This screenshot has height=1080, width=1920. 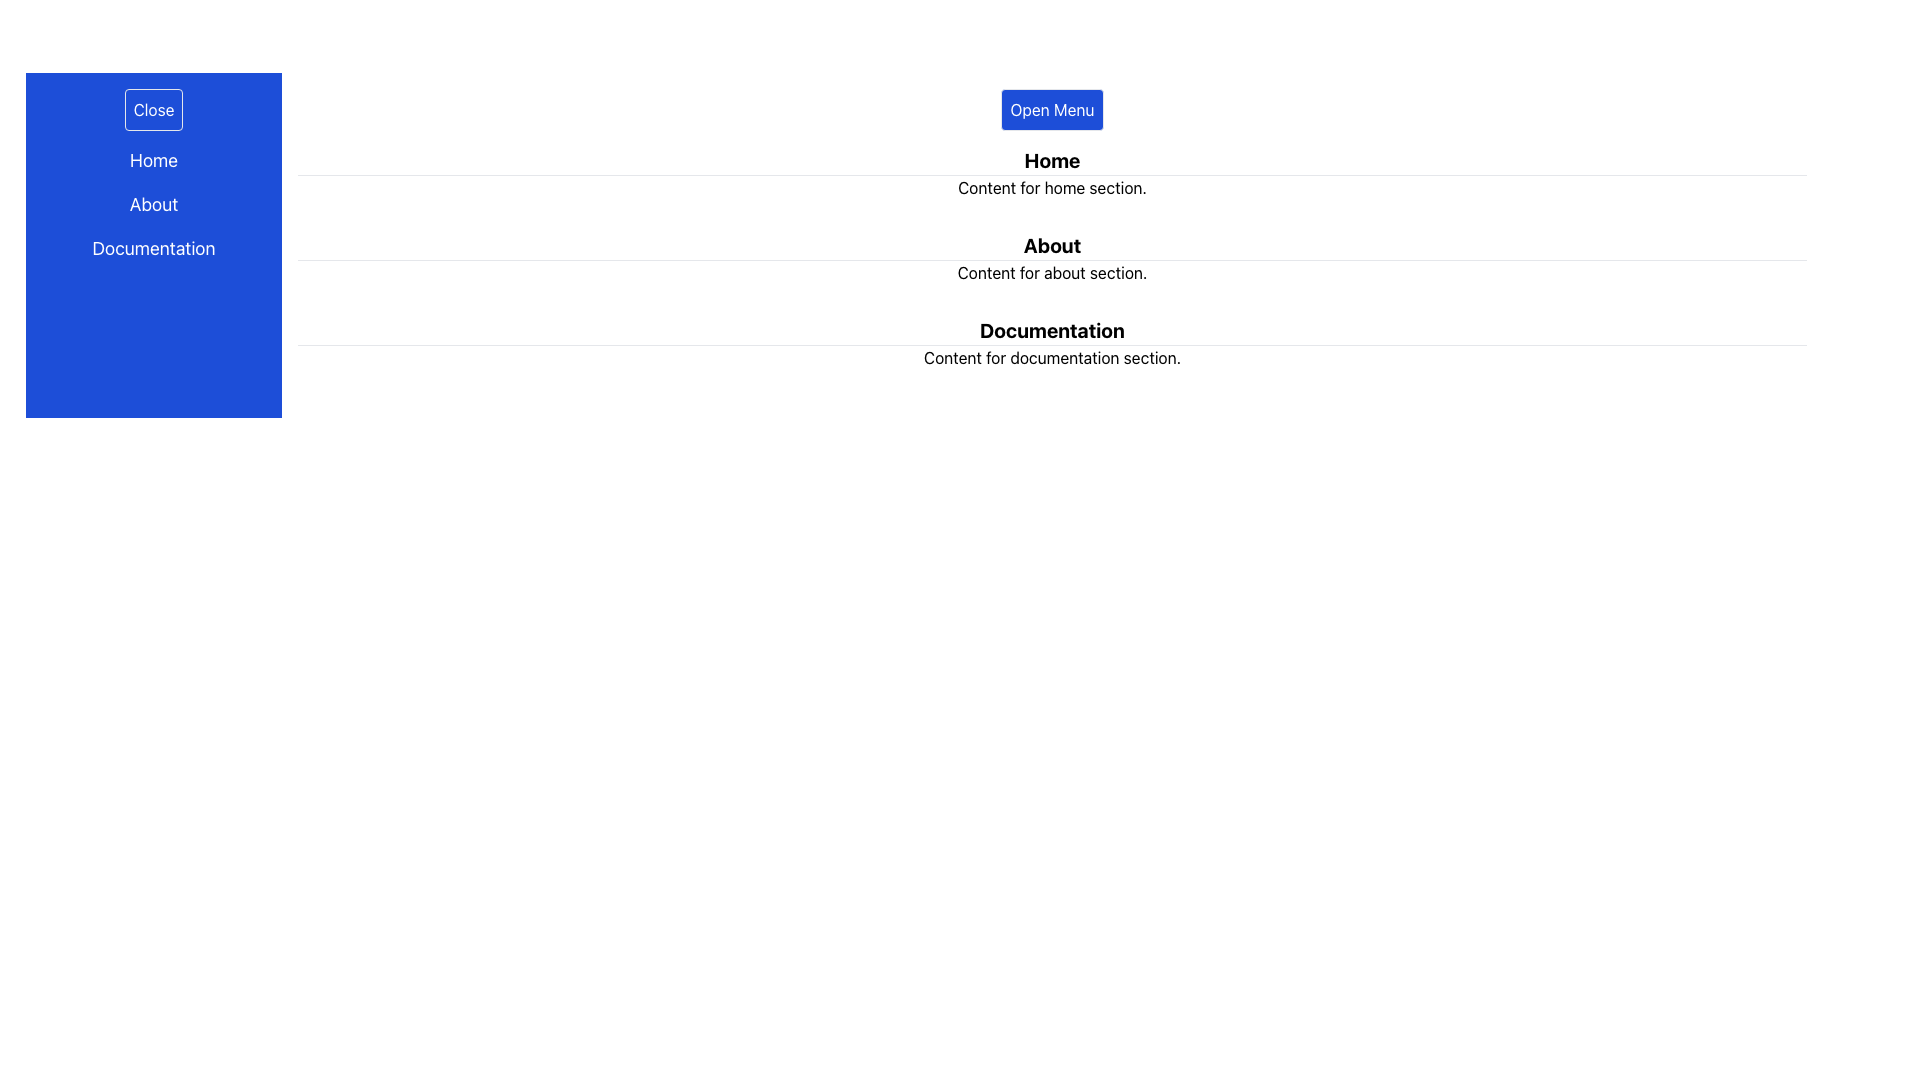 I want to click on the 'Home' text element in the vertical navigation menu, so click(x=152, y=160).